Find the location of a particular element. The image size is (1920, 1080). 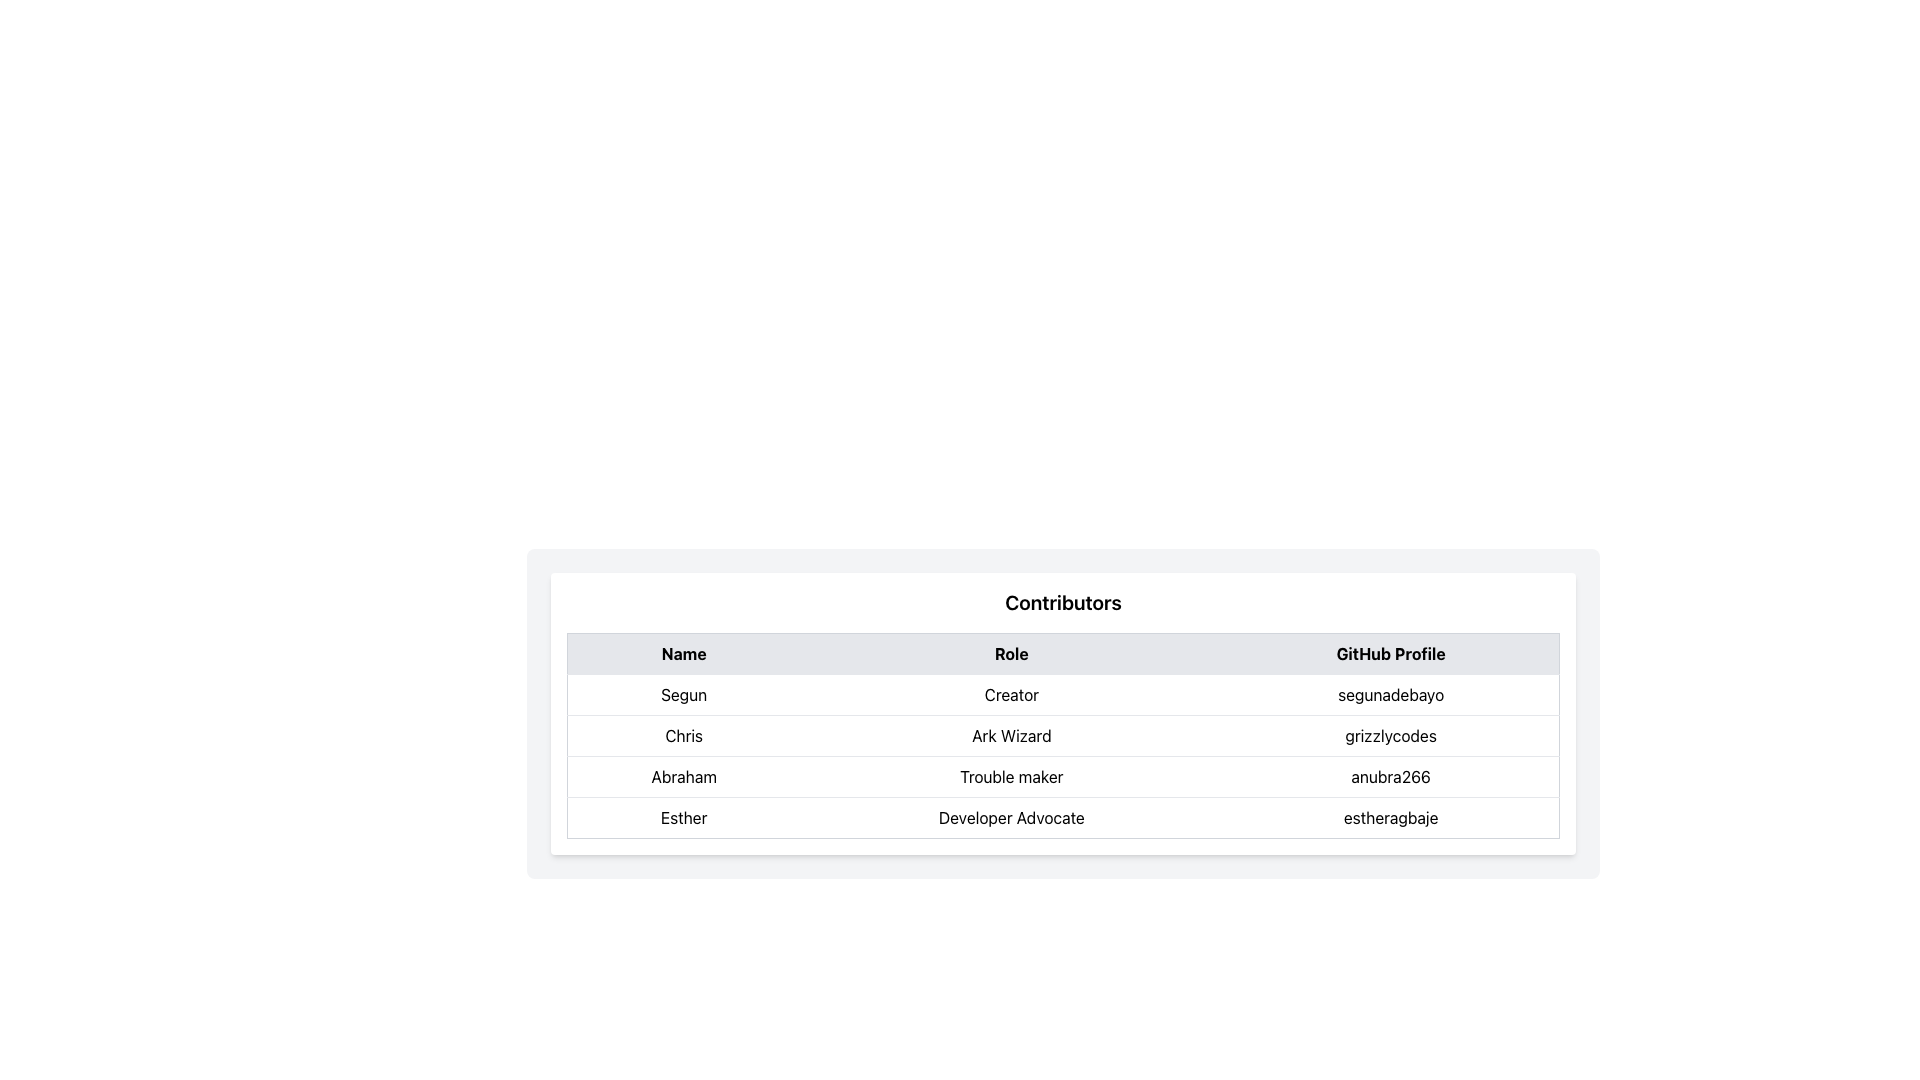

the static text label displaying the name of the contributor 'estheragbaje' in the fourth row of the table under the 'Name' column is located at coordinates (683, 817).